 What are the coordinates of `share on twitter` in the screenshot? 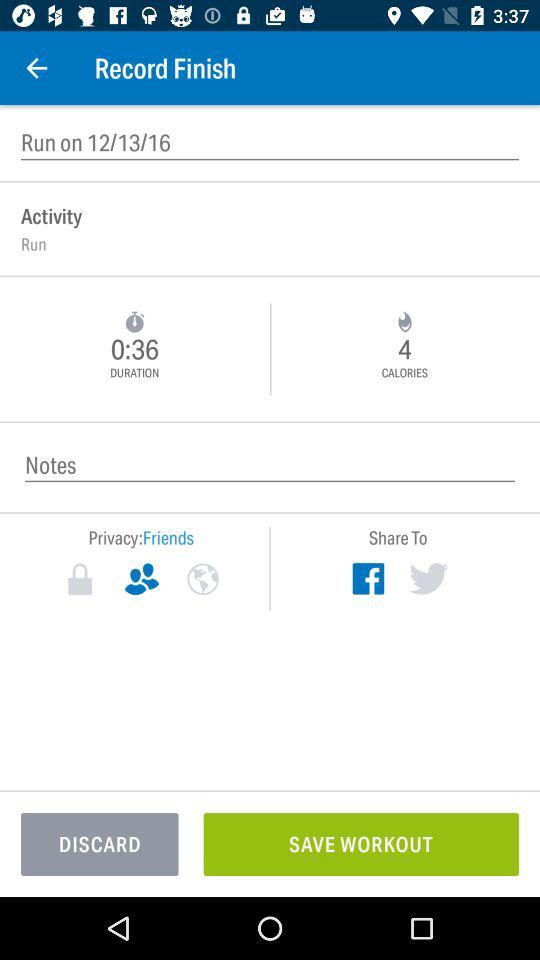 It's located at (427, 578).